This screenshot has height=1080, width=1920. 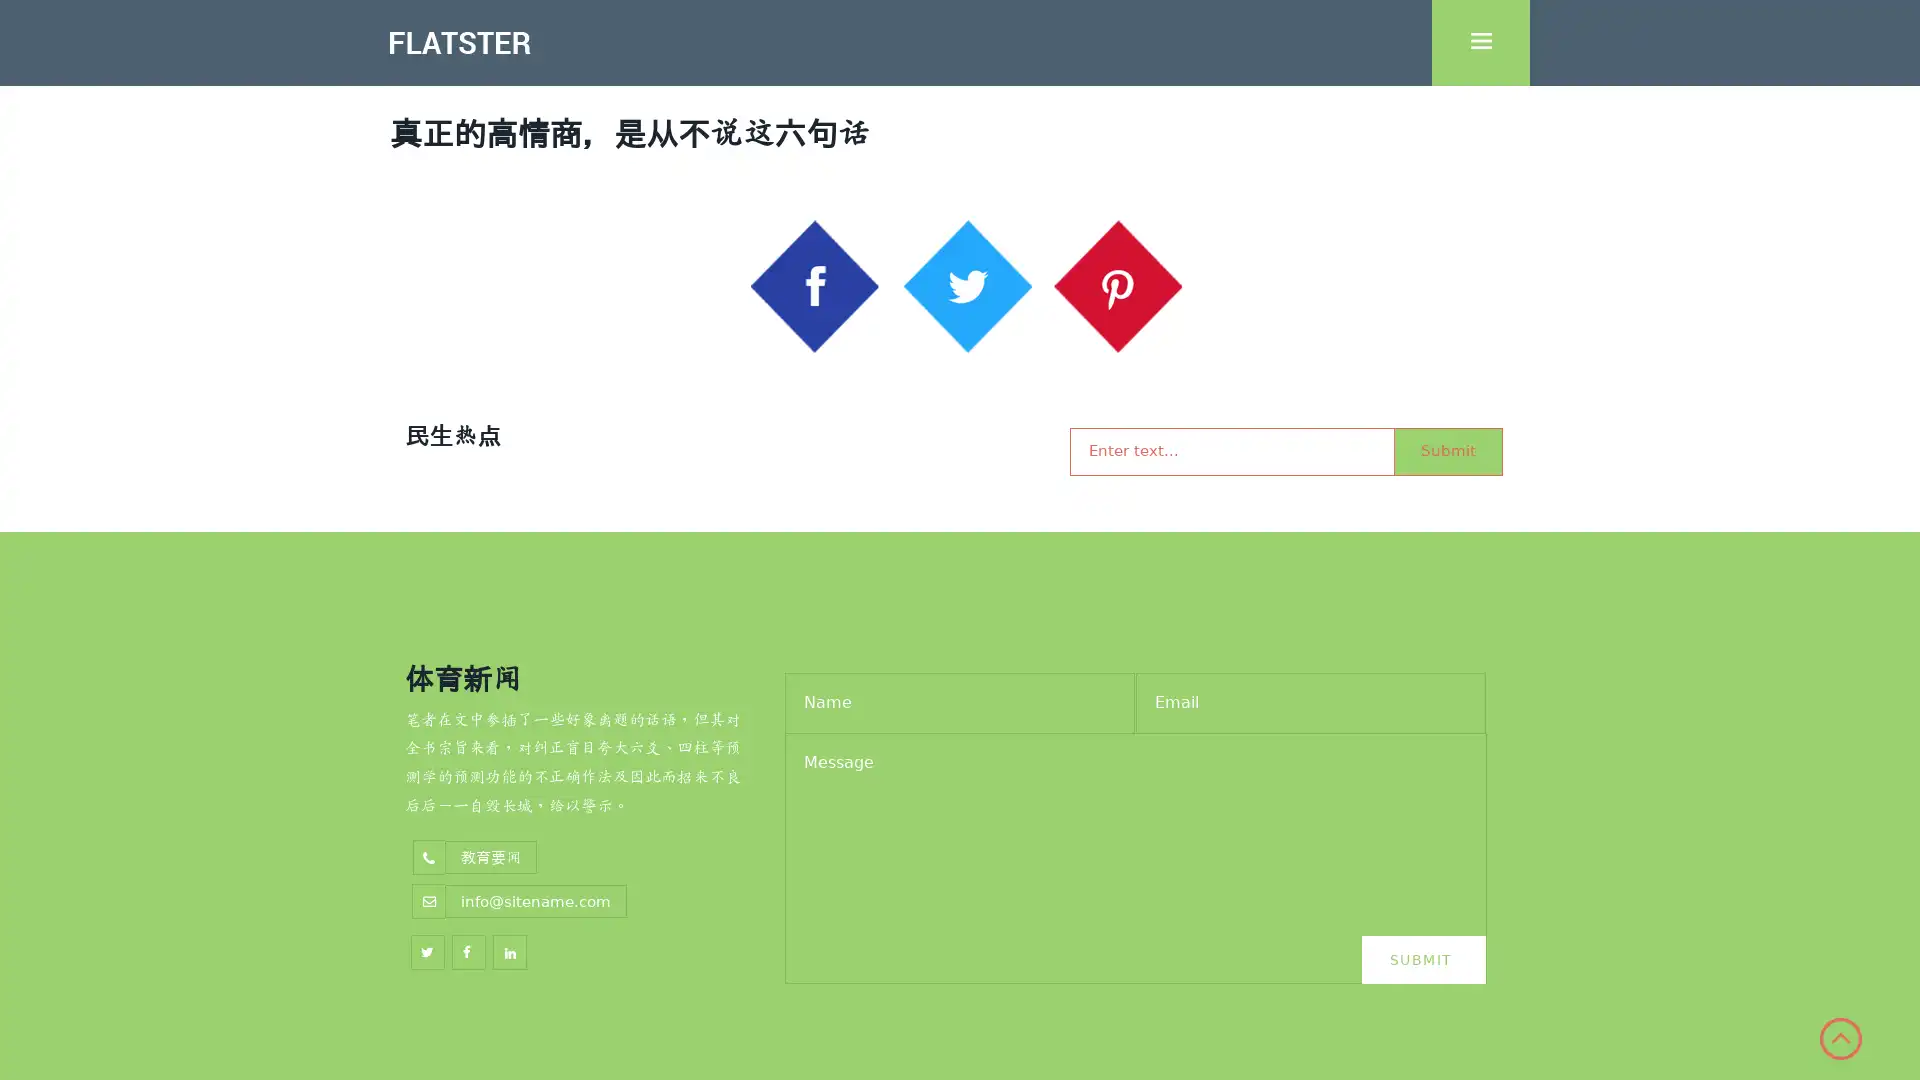 What do you see at coordinates (1441, 451) in the screenshot?
I see `Submit` at bounding box center [1441, 451].